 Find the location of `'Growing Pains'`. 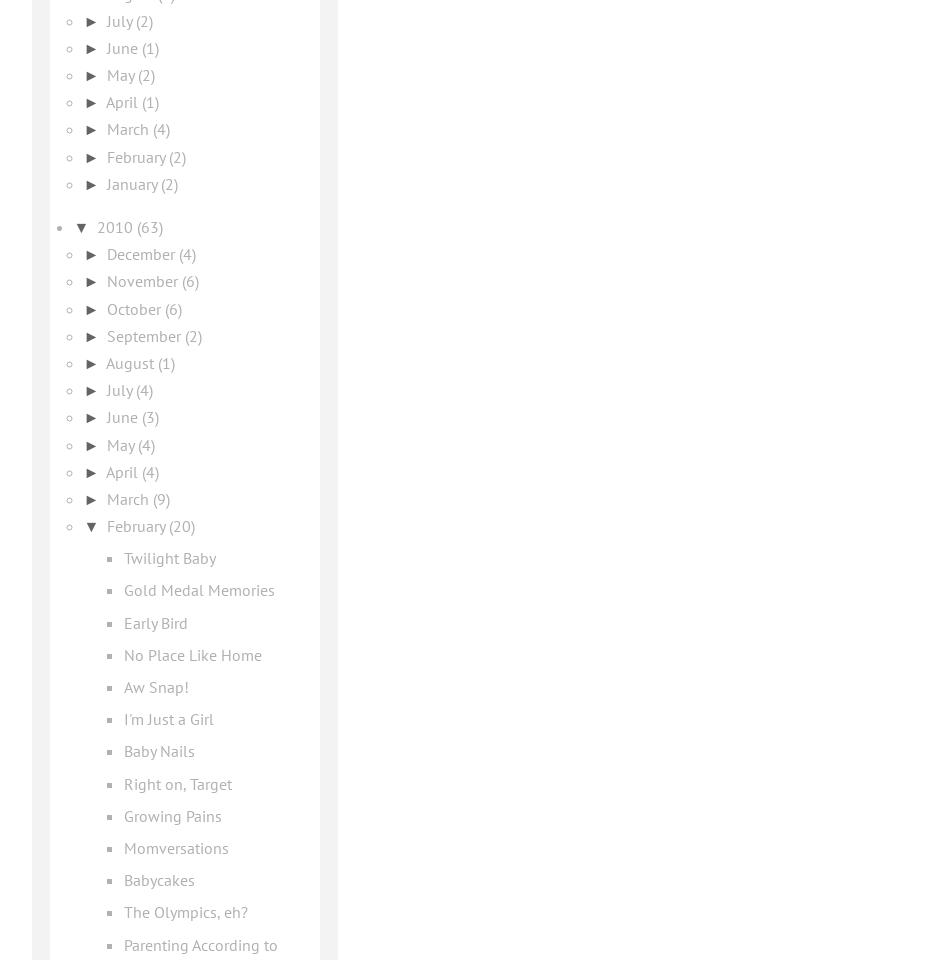

'Growing Pains' is located at coordinates (171, 815).